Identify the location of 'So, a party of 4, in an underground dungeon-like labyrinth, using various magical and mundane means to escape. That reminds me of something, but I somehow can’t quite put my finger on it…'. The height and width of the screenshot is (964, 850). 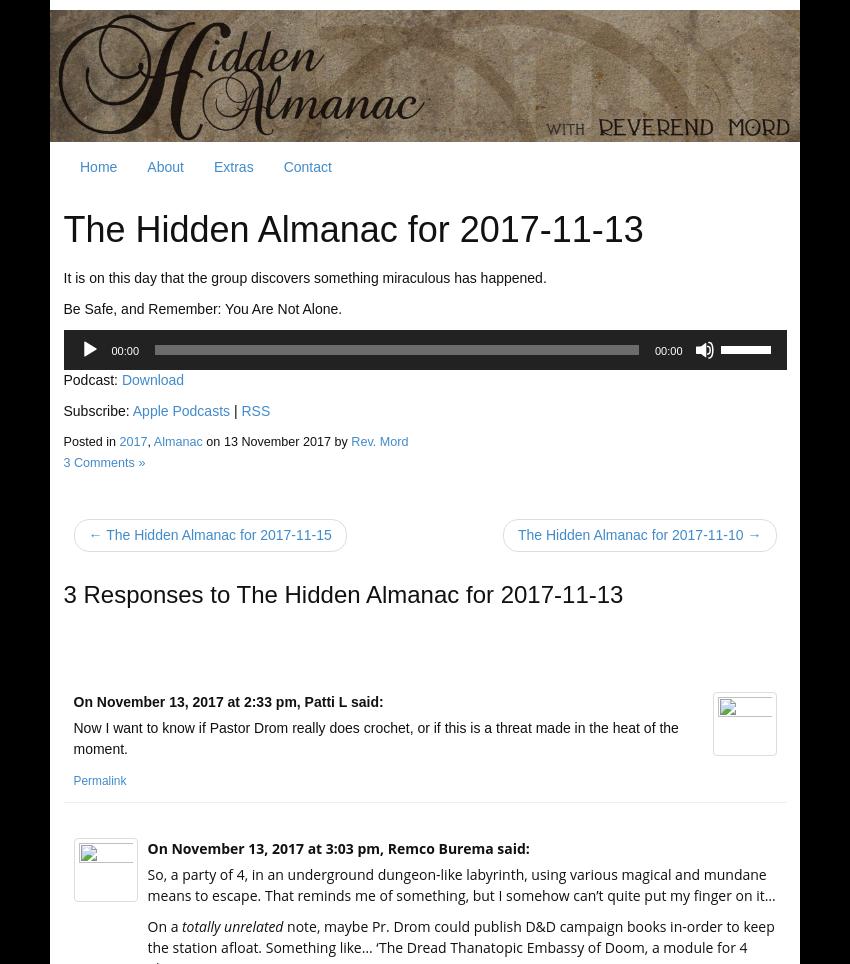
(460, 883).